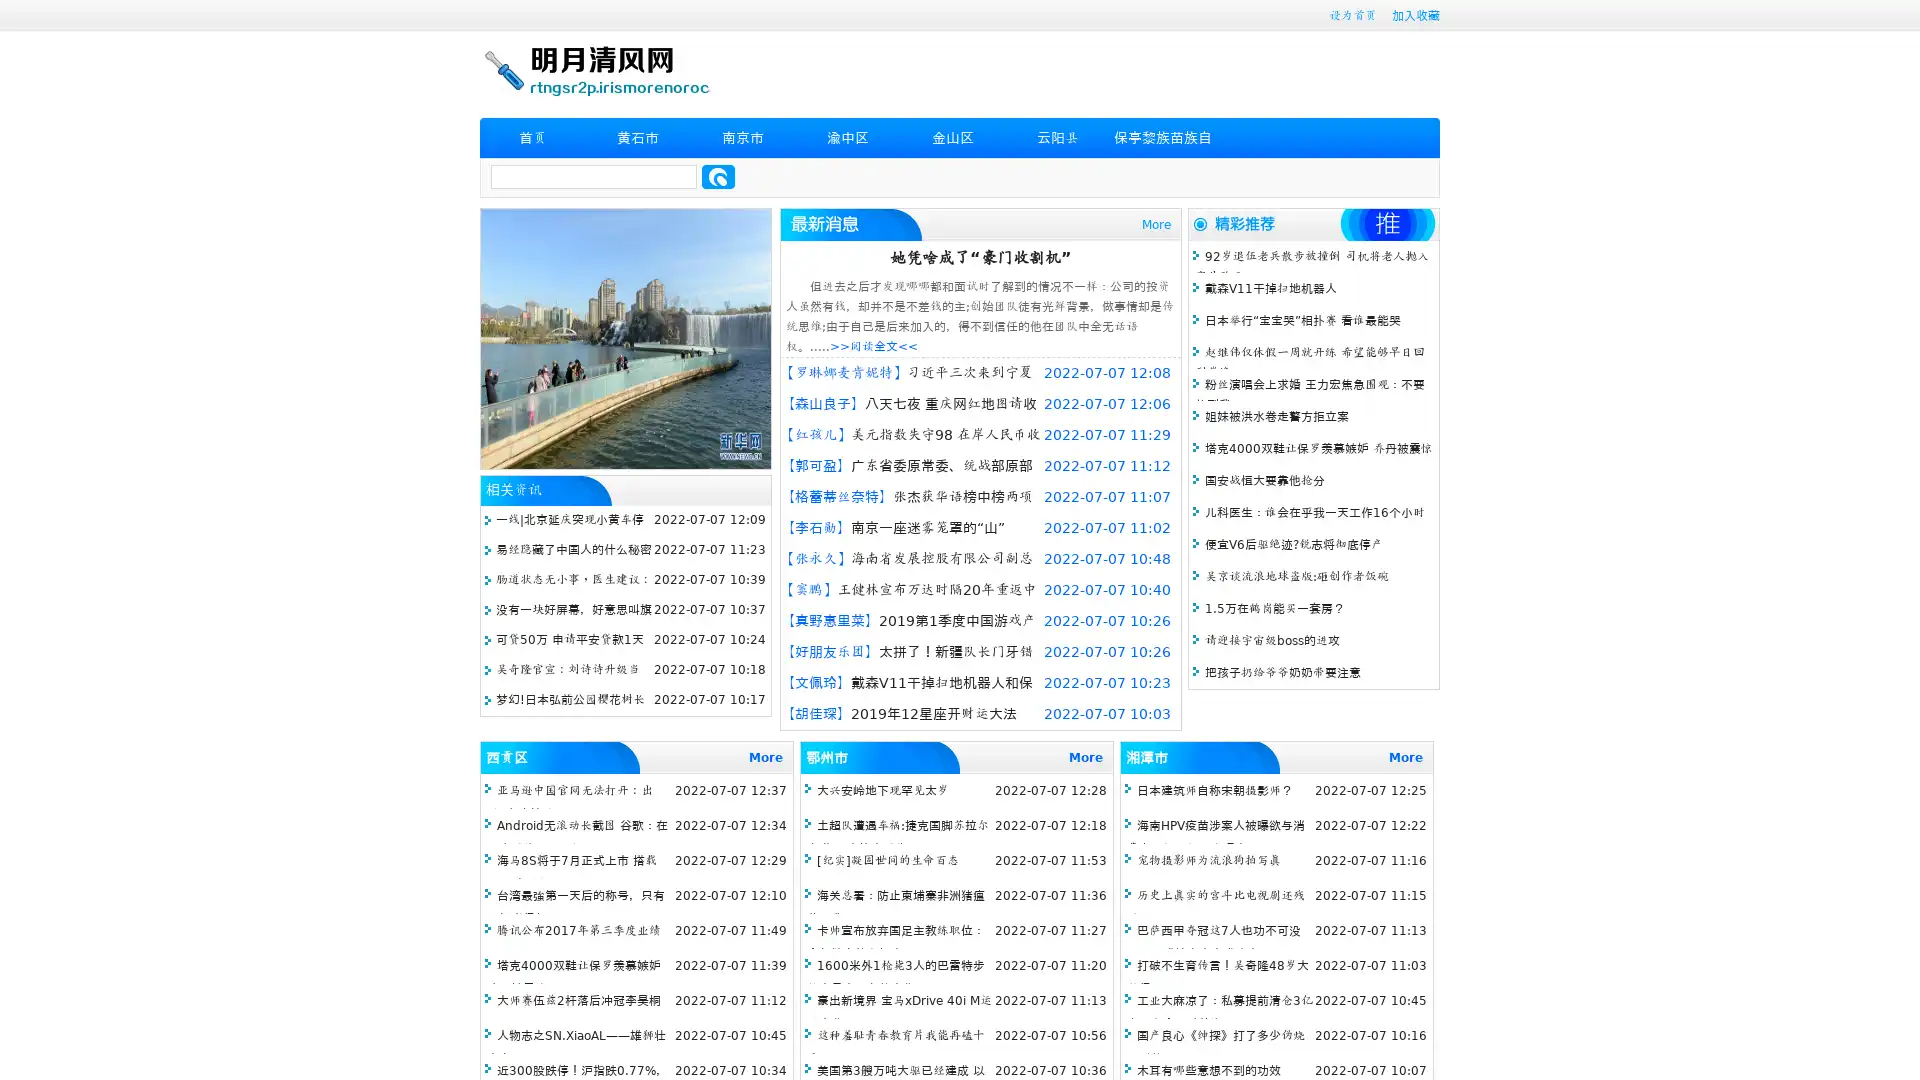 The height and width of the screenshot is (1080, 1920). Describe the element at coordinates (718, 176) in the screenshot. I see `Search` at that location.